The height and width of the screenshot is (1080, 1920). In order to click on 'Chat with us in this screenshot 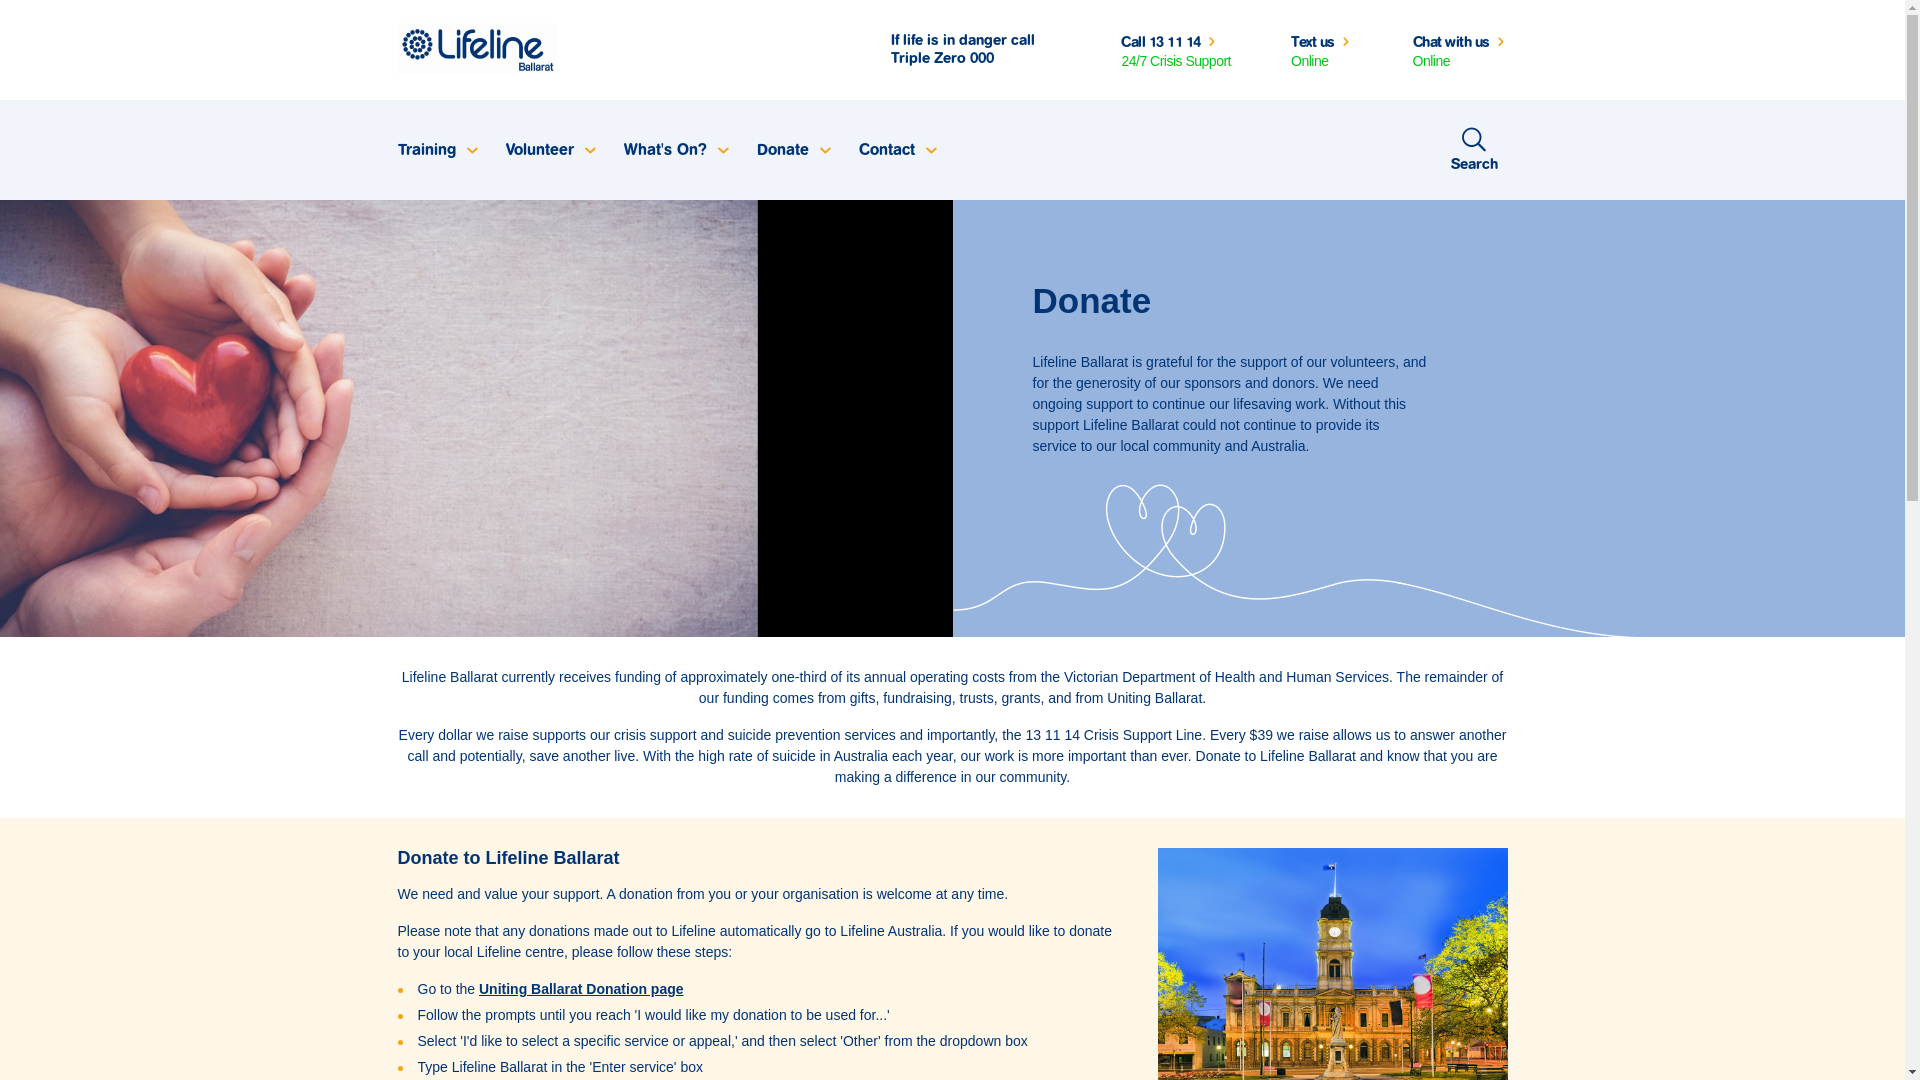, I will do `click(1459, 49)`.